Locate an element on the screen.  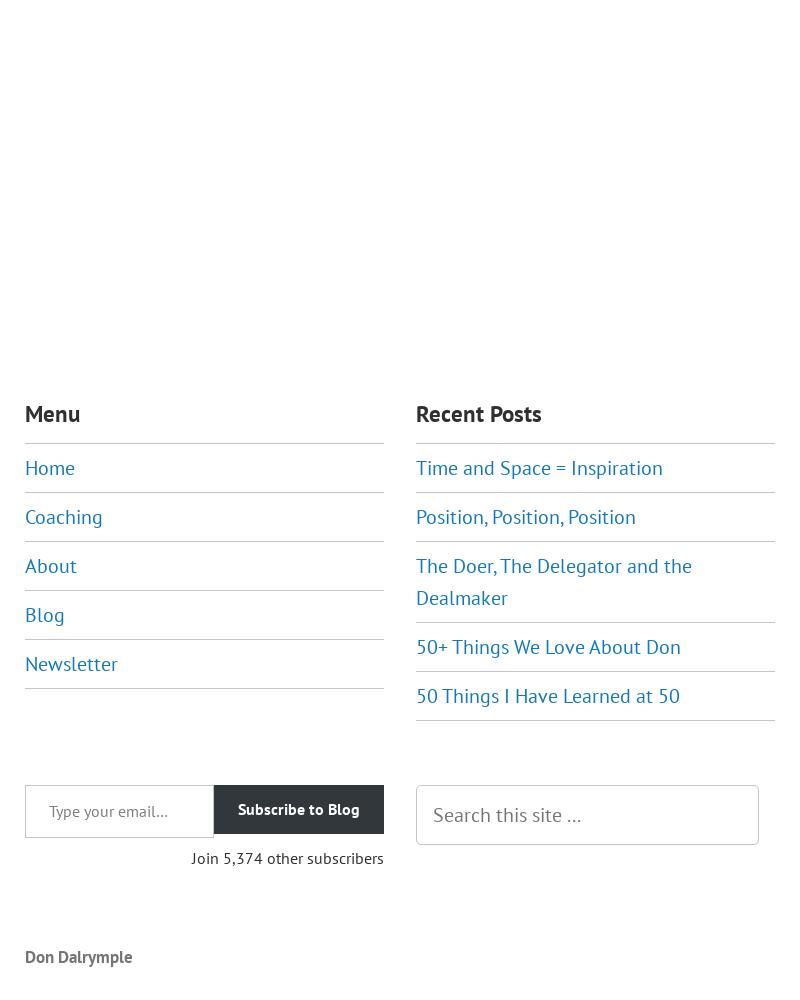
'About' is located at coordinates (50, 564).